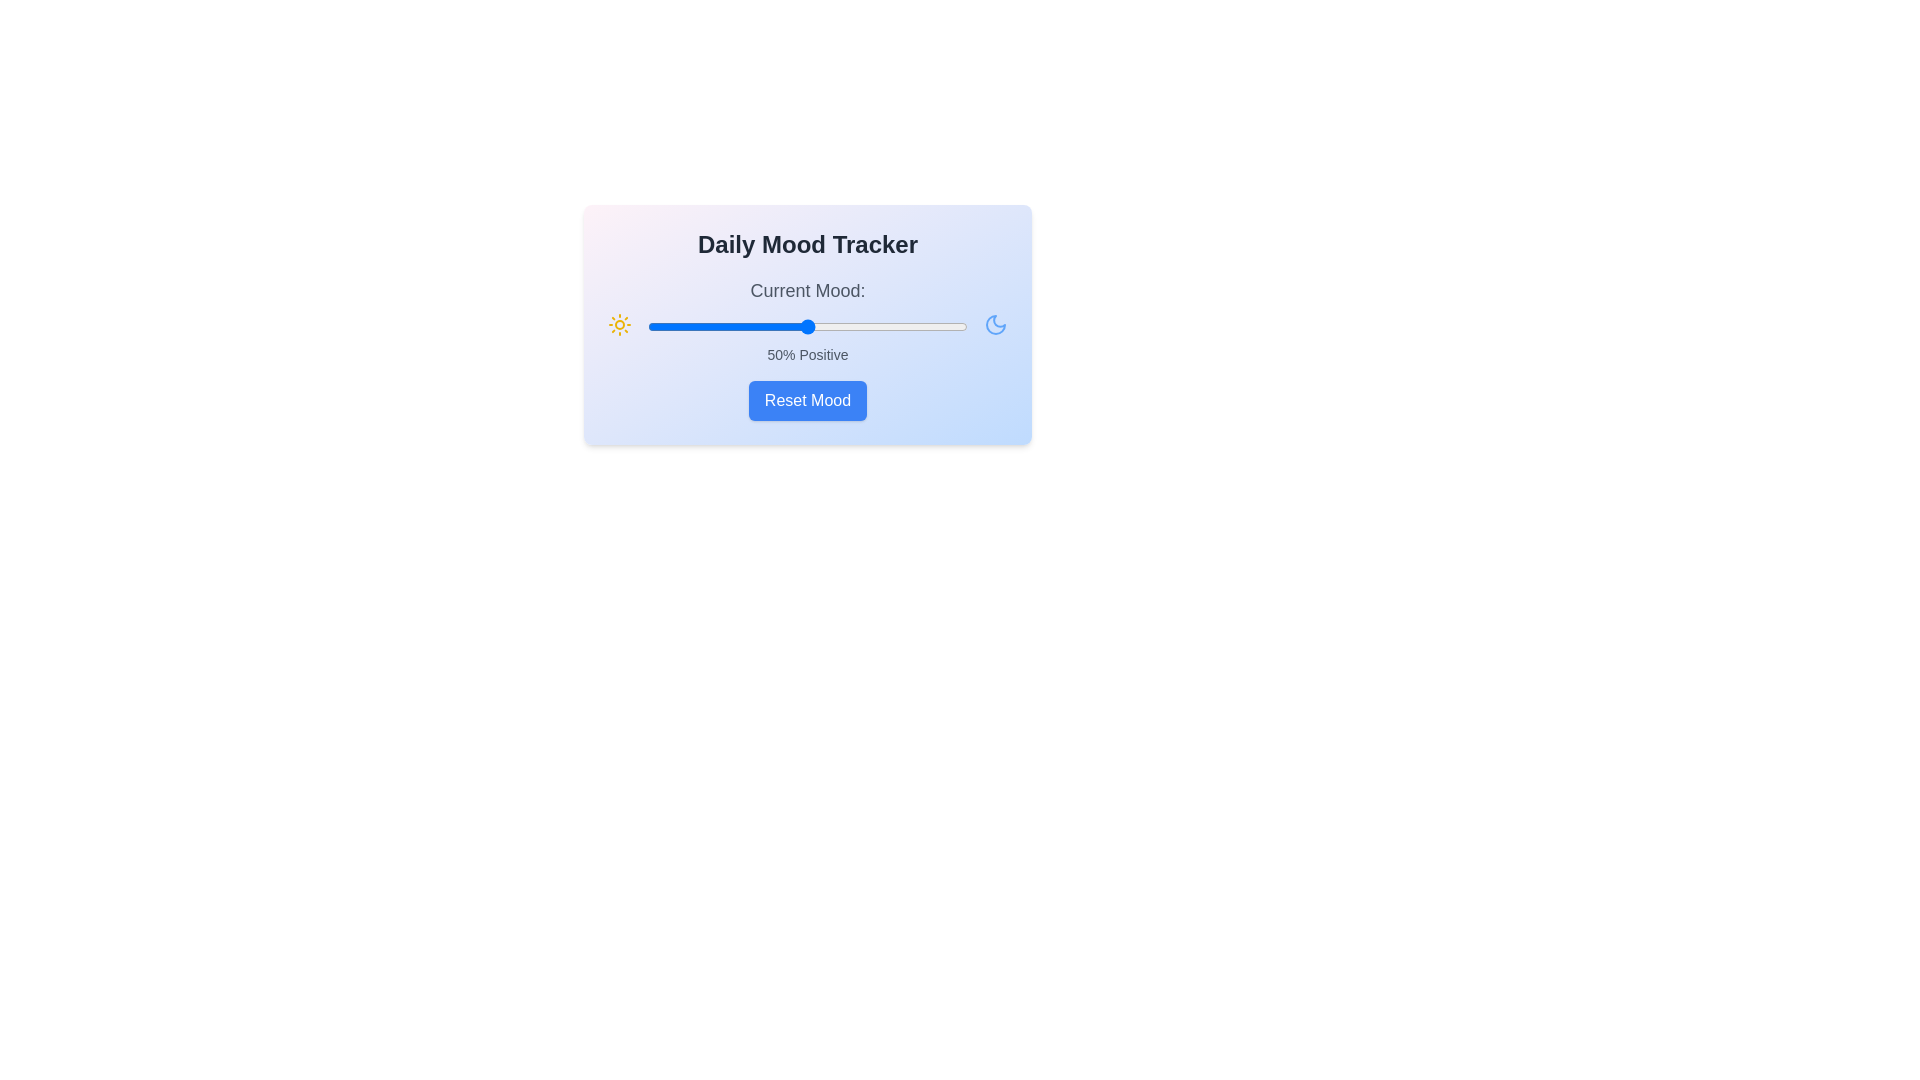 This screenshot has height=1080, width=1920. I want to click on the sunny mood icon located on the left side of the 'Current Mood' section, so click(618, 323).